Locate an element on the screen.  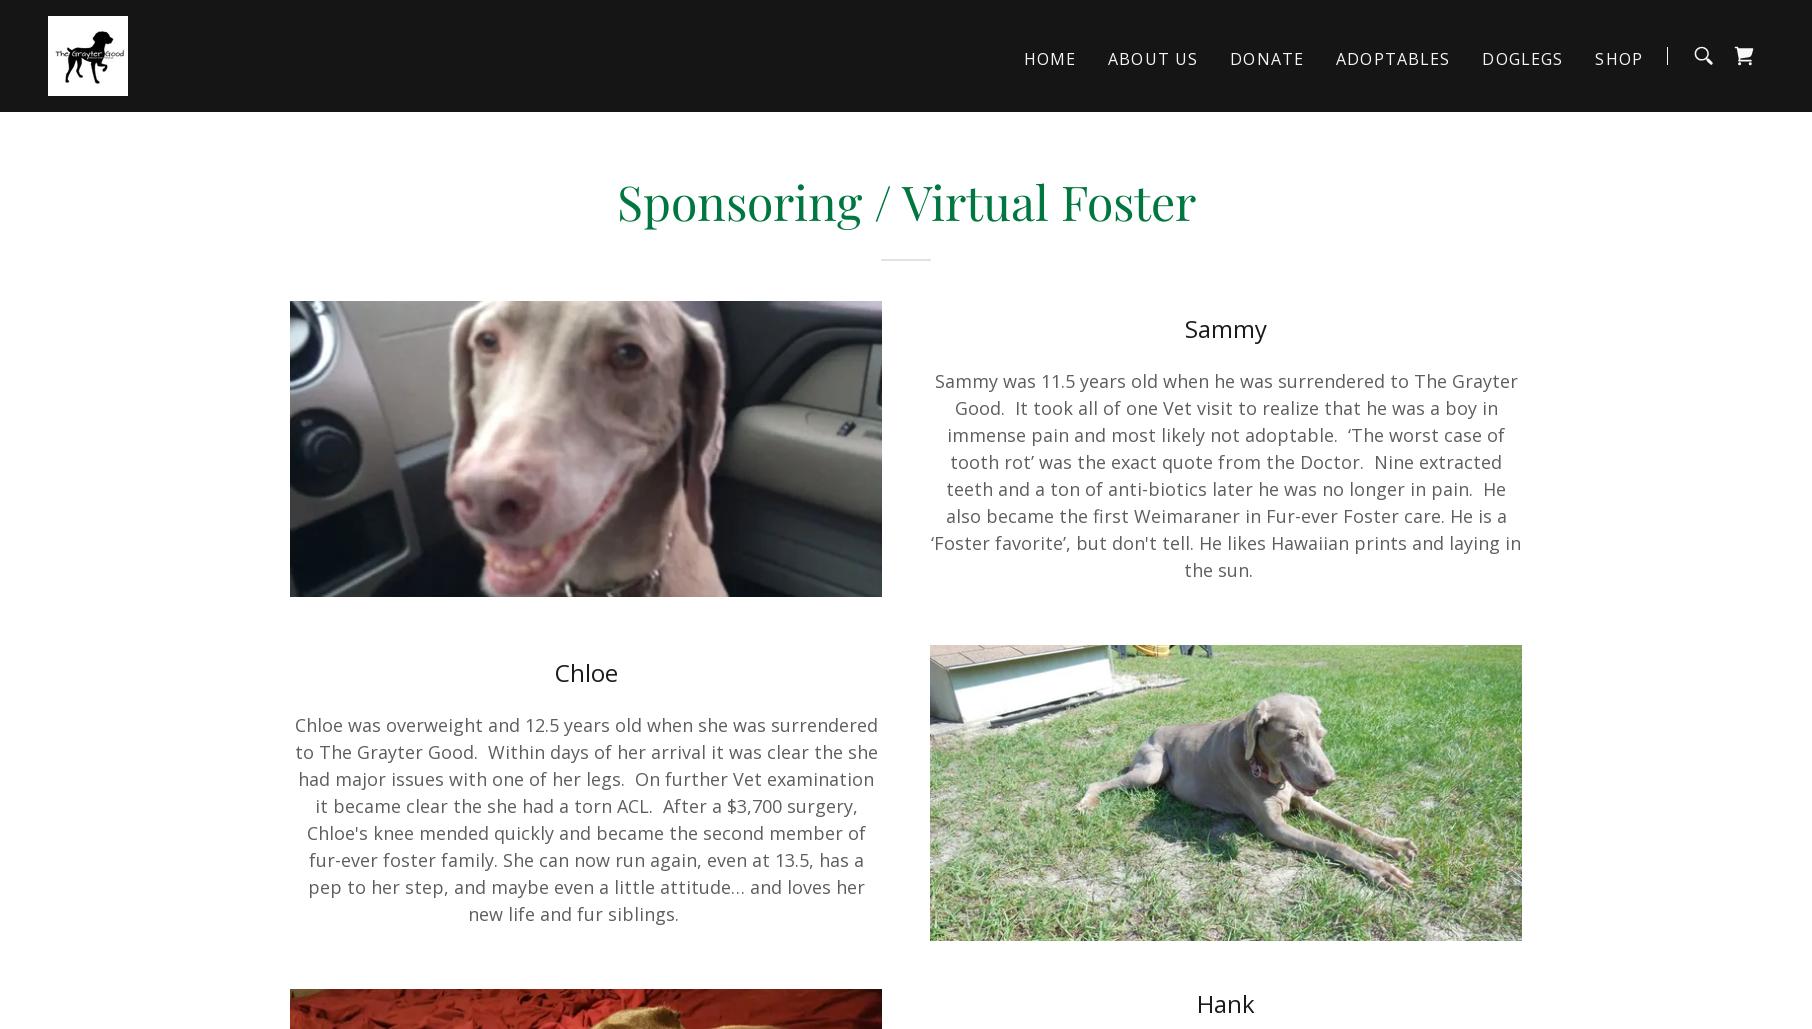
'Home' is located at coordinates (1048, 58).